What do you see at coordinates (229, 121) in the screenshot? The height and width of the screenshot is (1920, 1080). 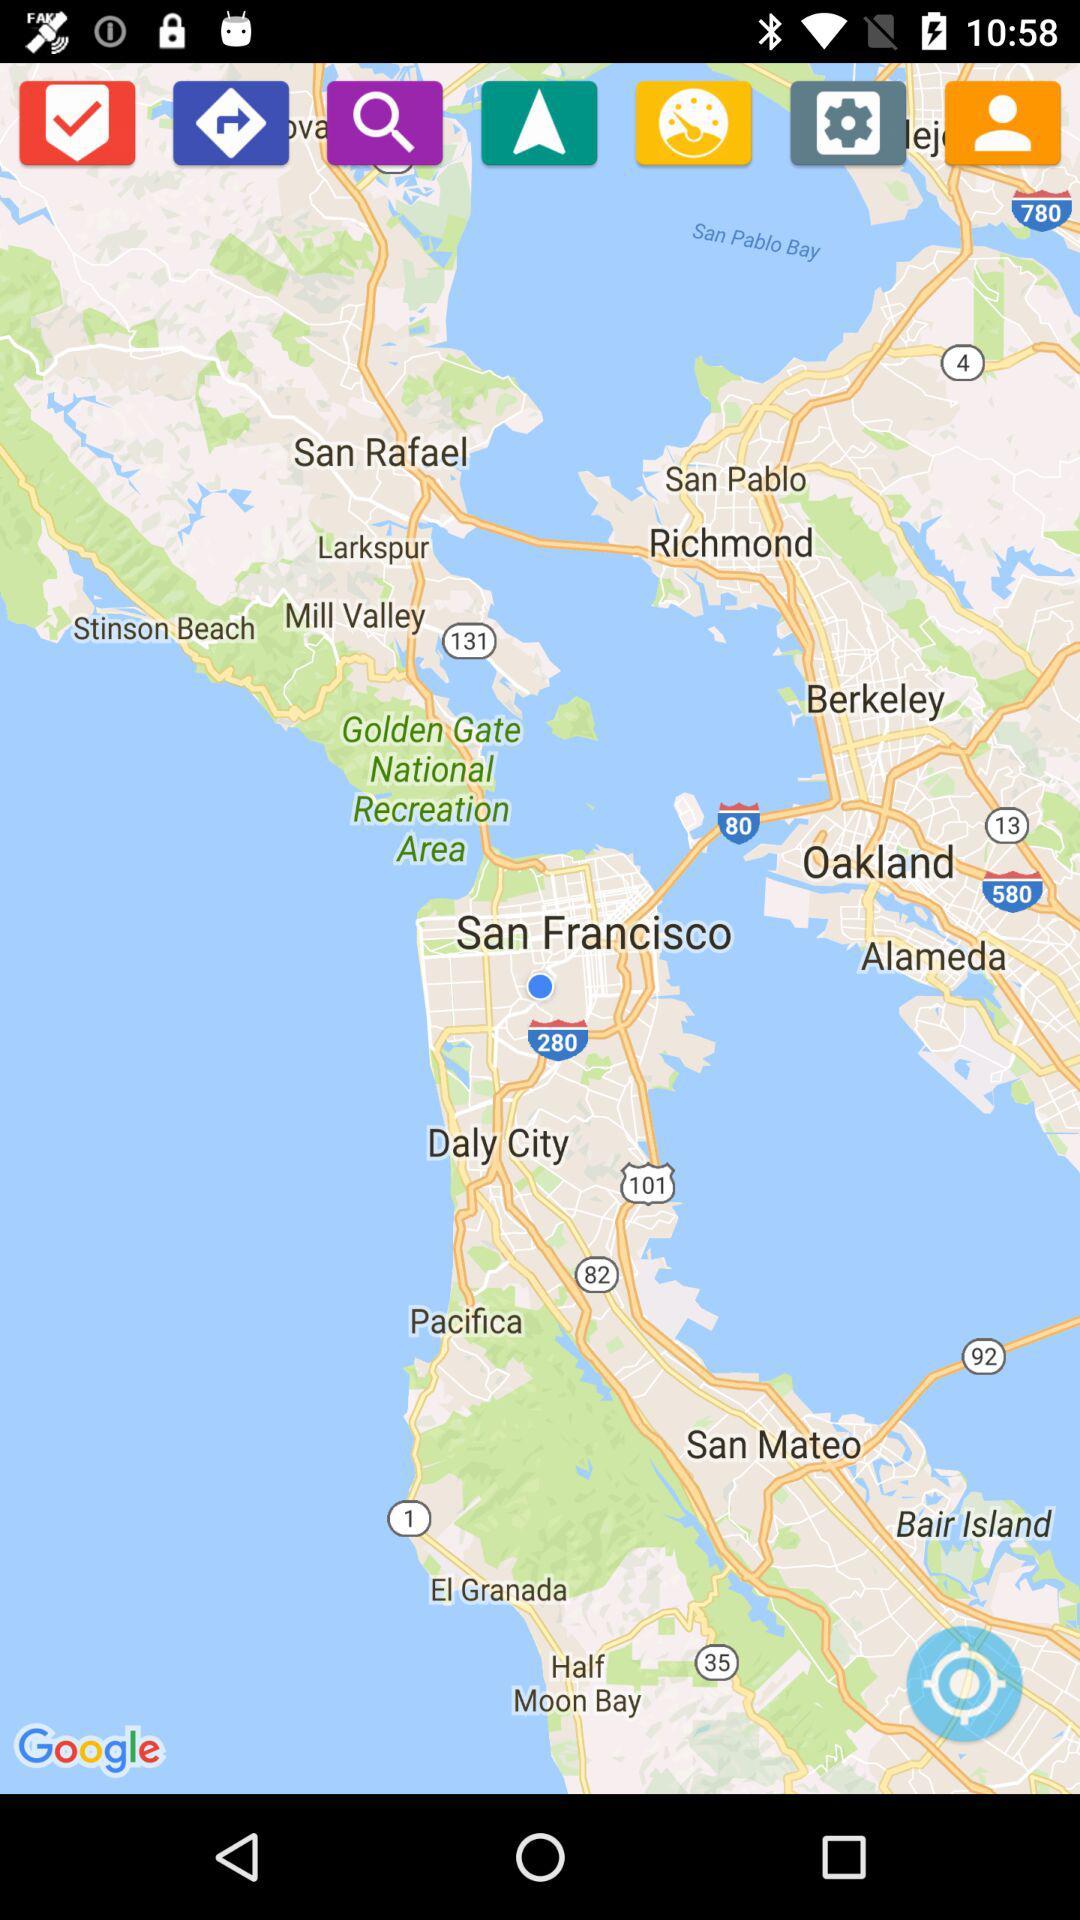 I see `go back` at bounding box center [229, 121].